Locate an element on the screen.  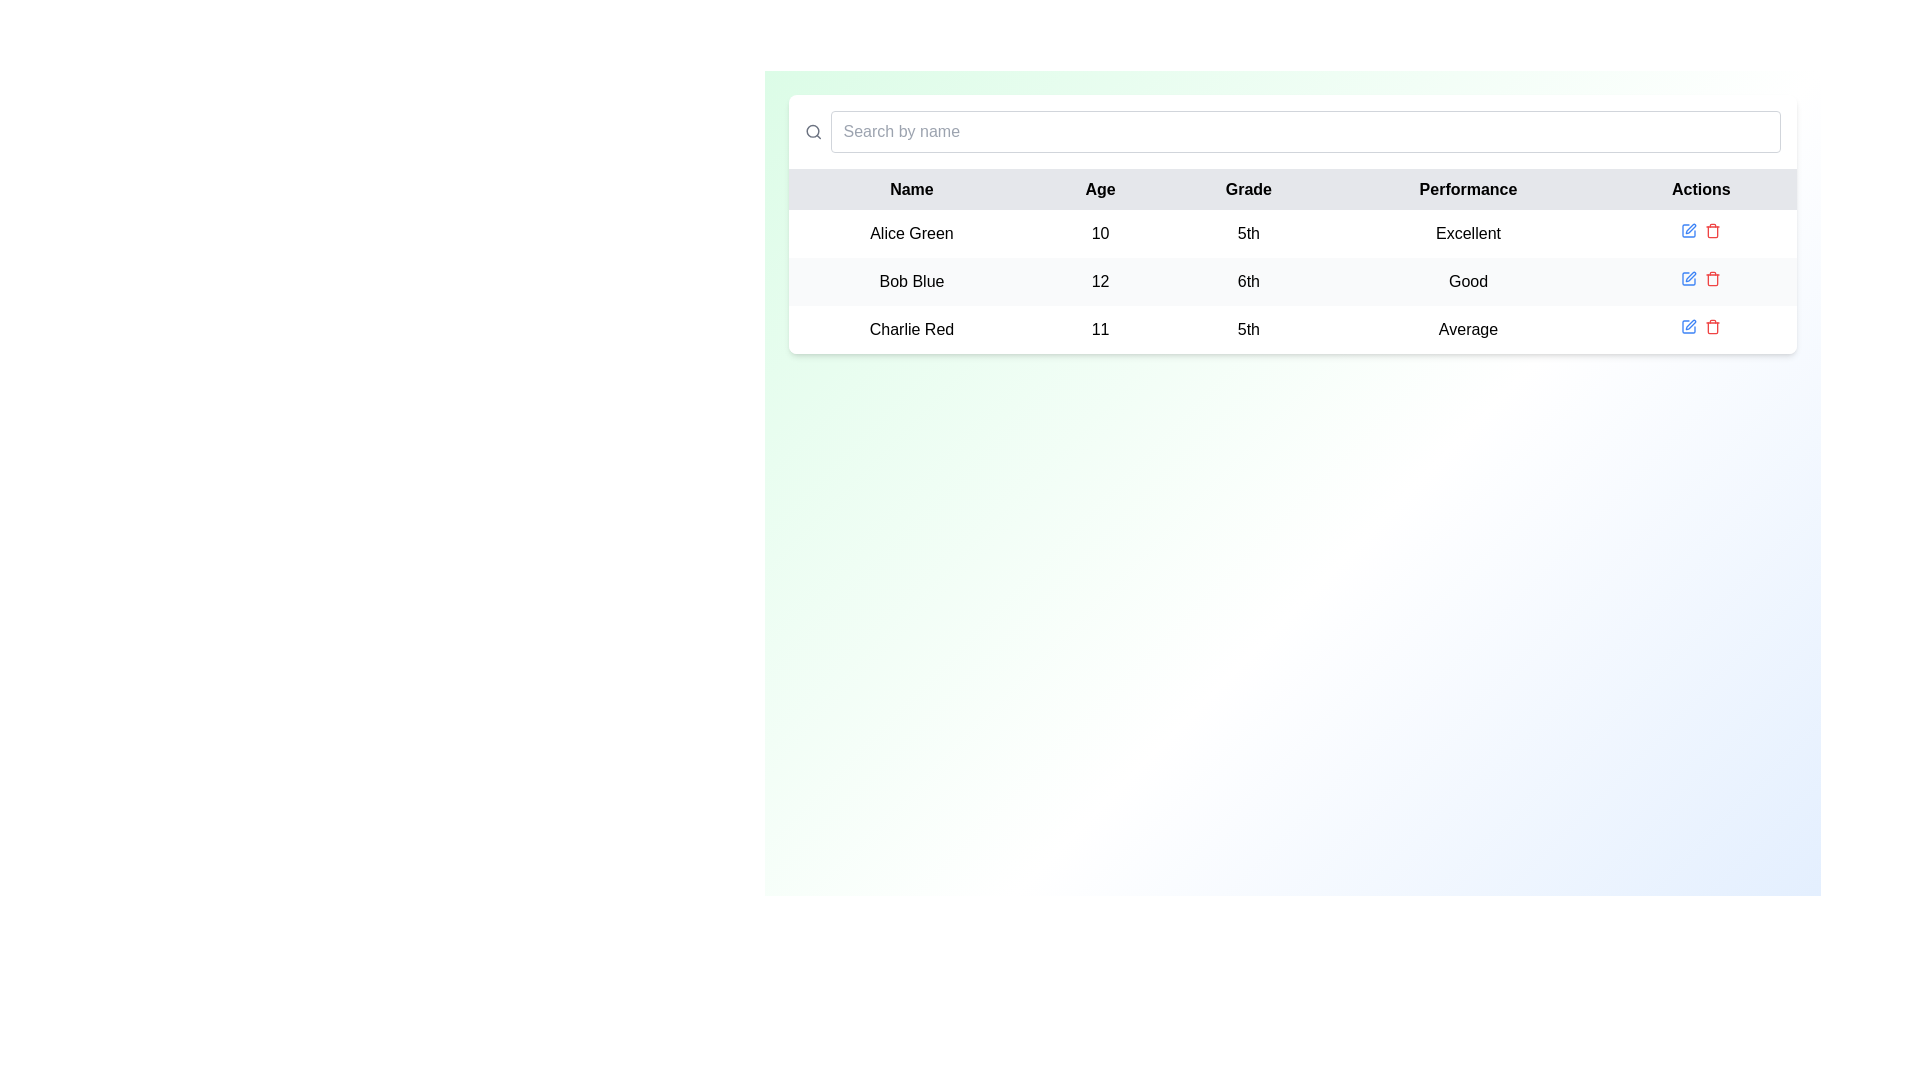
and understand the text label displaying '6th' under the 'Grade' column for the row associated with 'Bob Blue' is located at coordinates (1247, 281).